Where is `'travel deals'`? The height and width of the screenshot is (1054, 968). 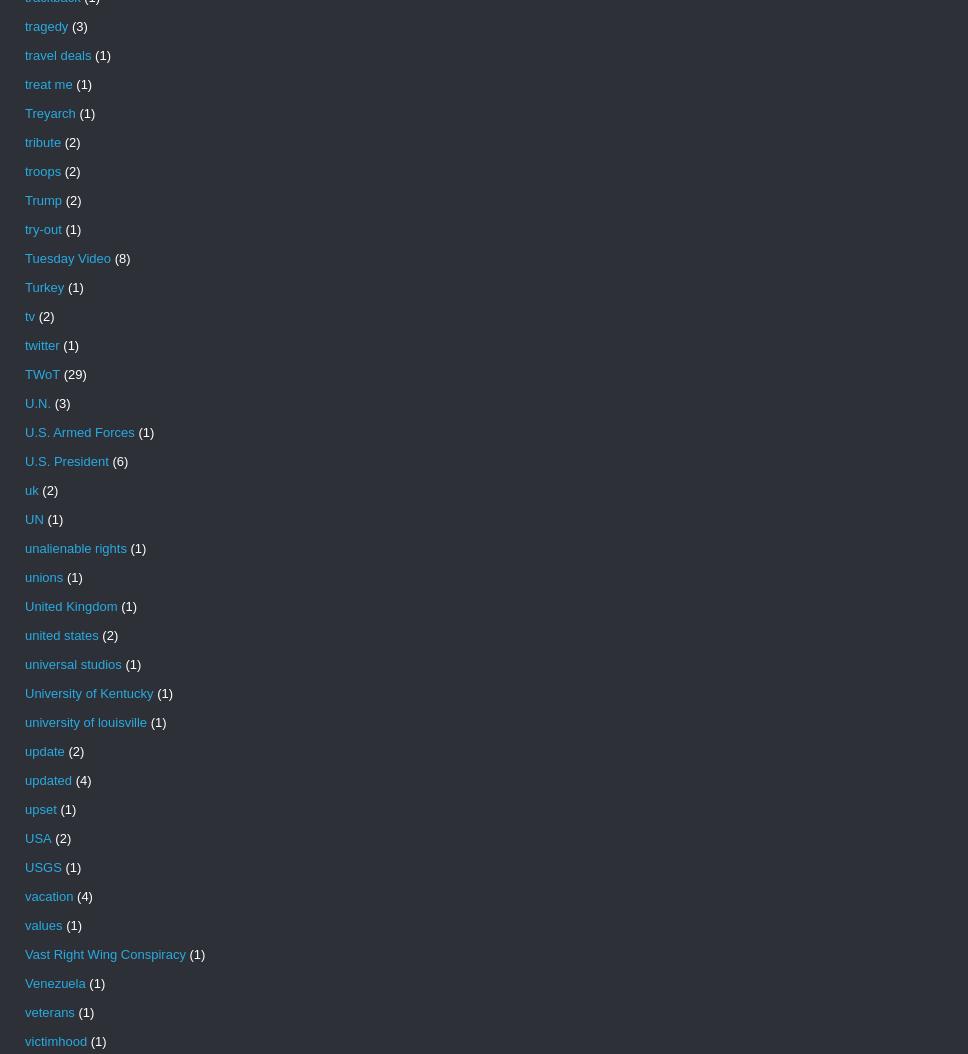
'travel deals' is located at coordinates (56, 54).